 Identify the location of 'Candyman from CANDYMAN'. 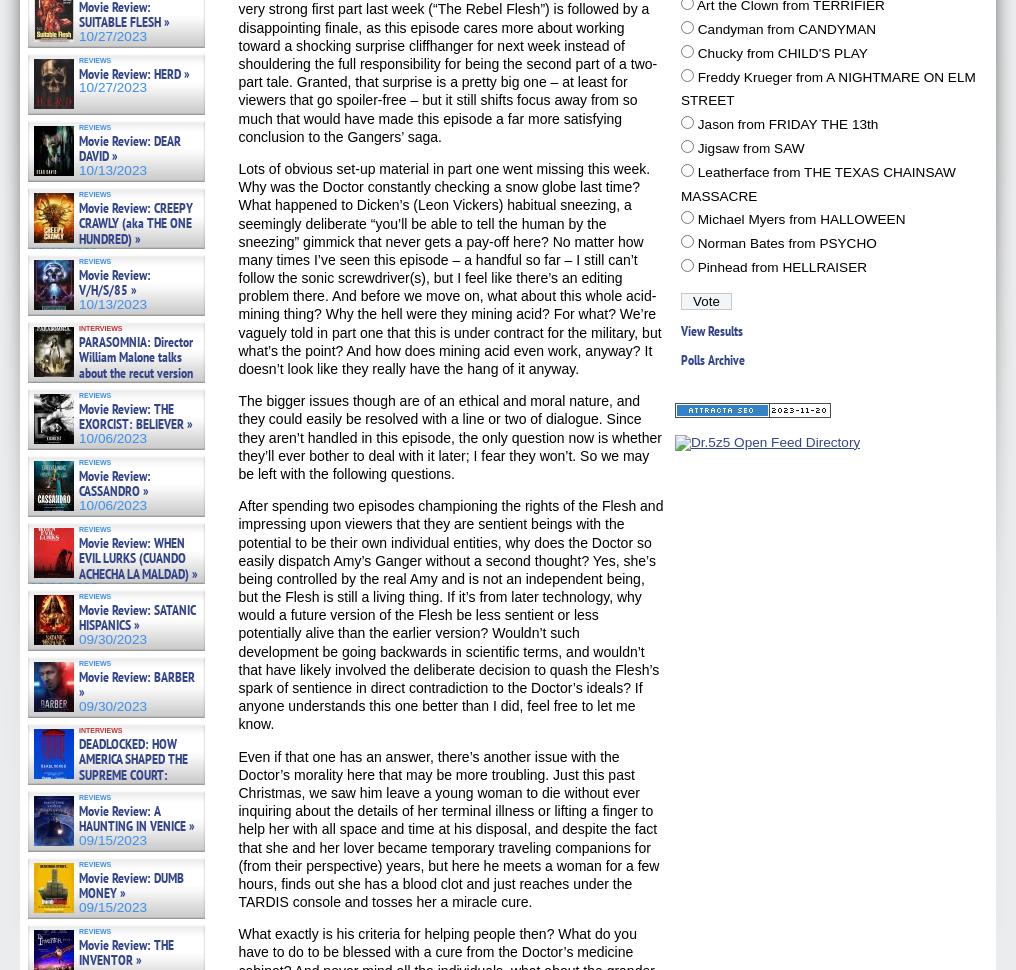
(695, 28).